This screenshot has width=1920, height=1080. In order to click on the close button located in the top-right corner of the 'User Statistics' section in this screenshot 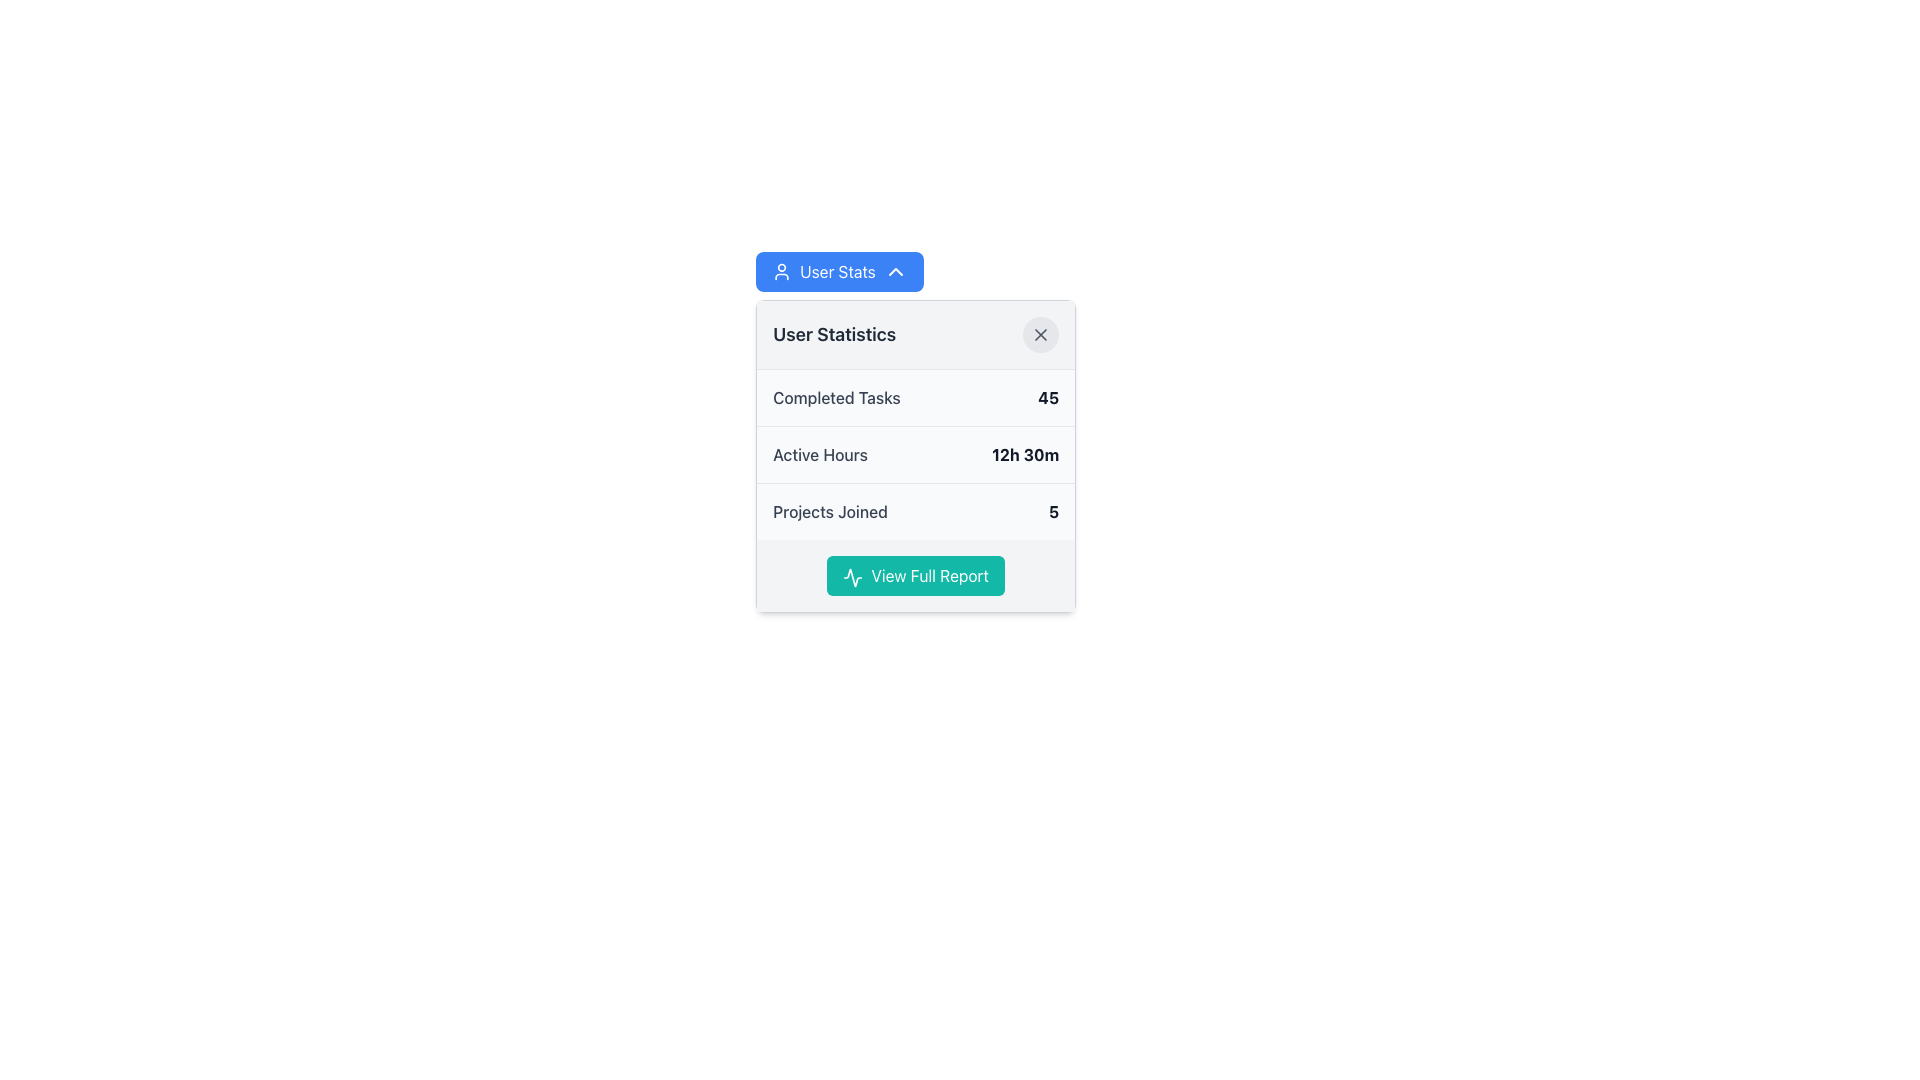, I will do `click(1040, 334)`.